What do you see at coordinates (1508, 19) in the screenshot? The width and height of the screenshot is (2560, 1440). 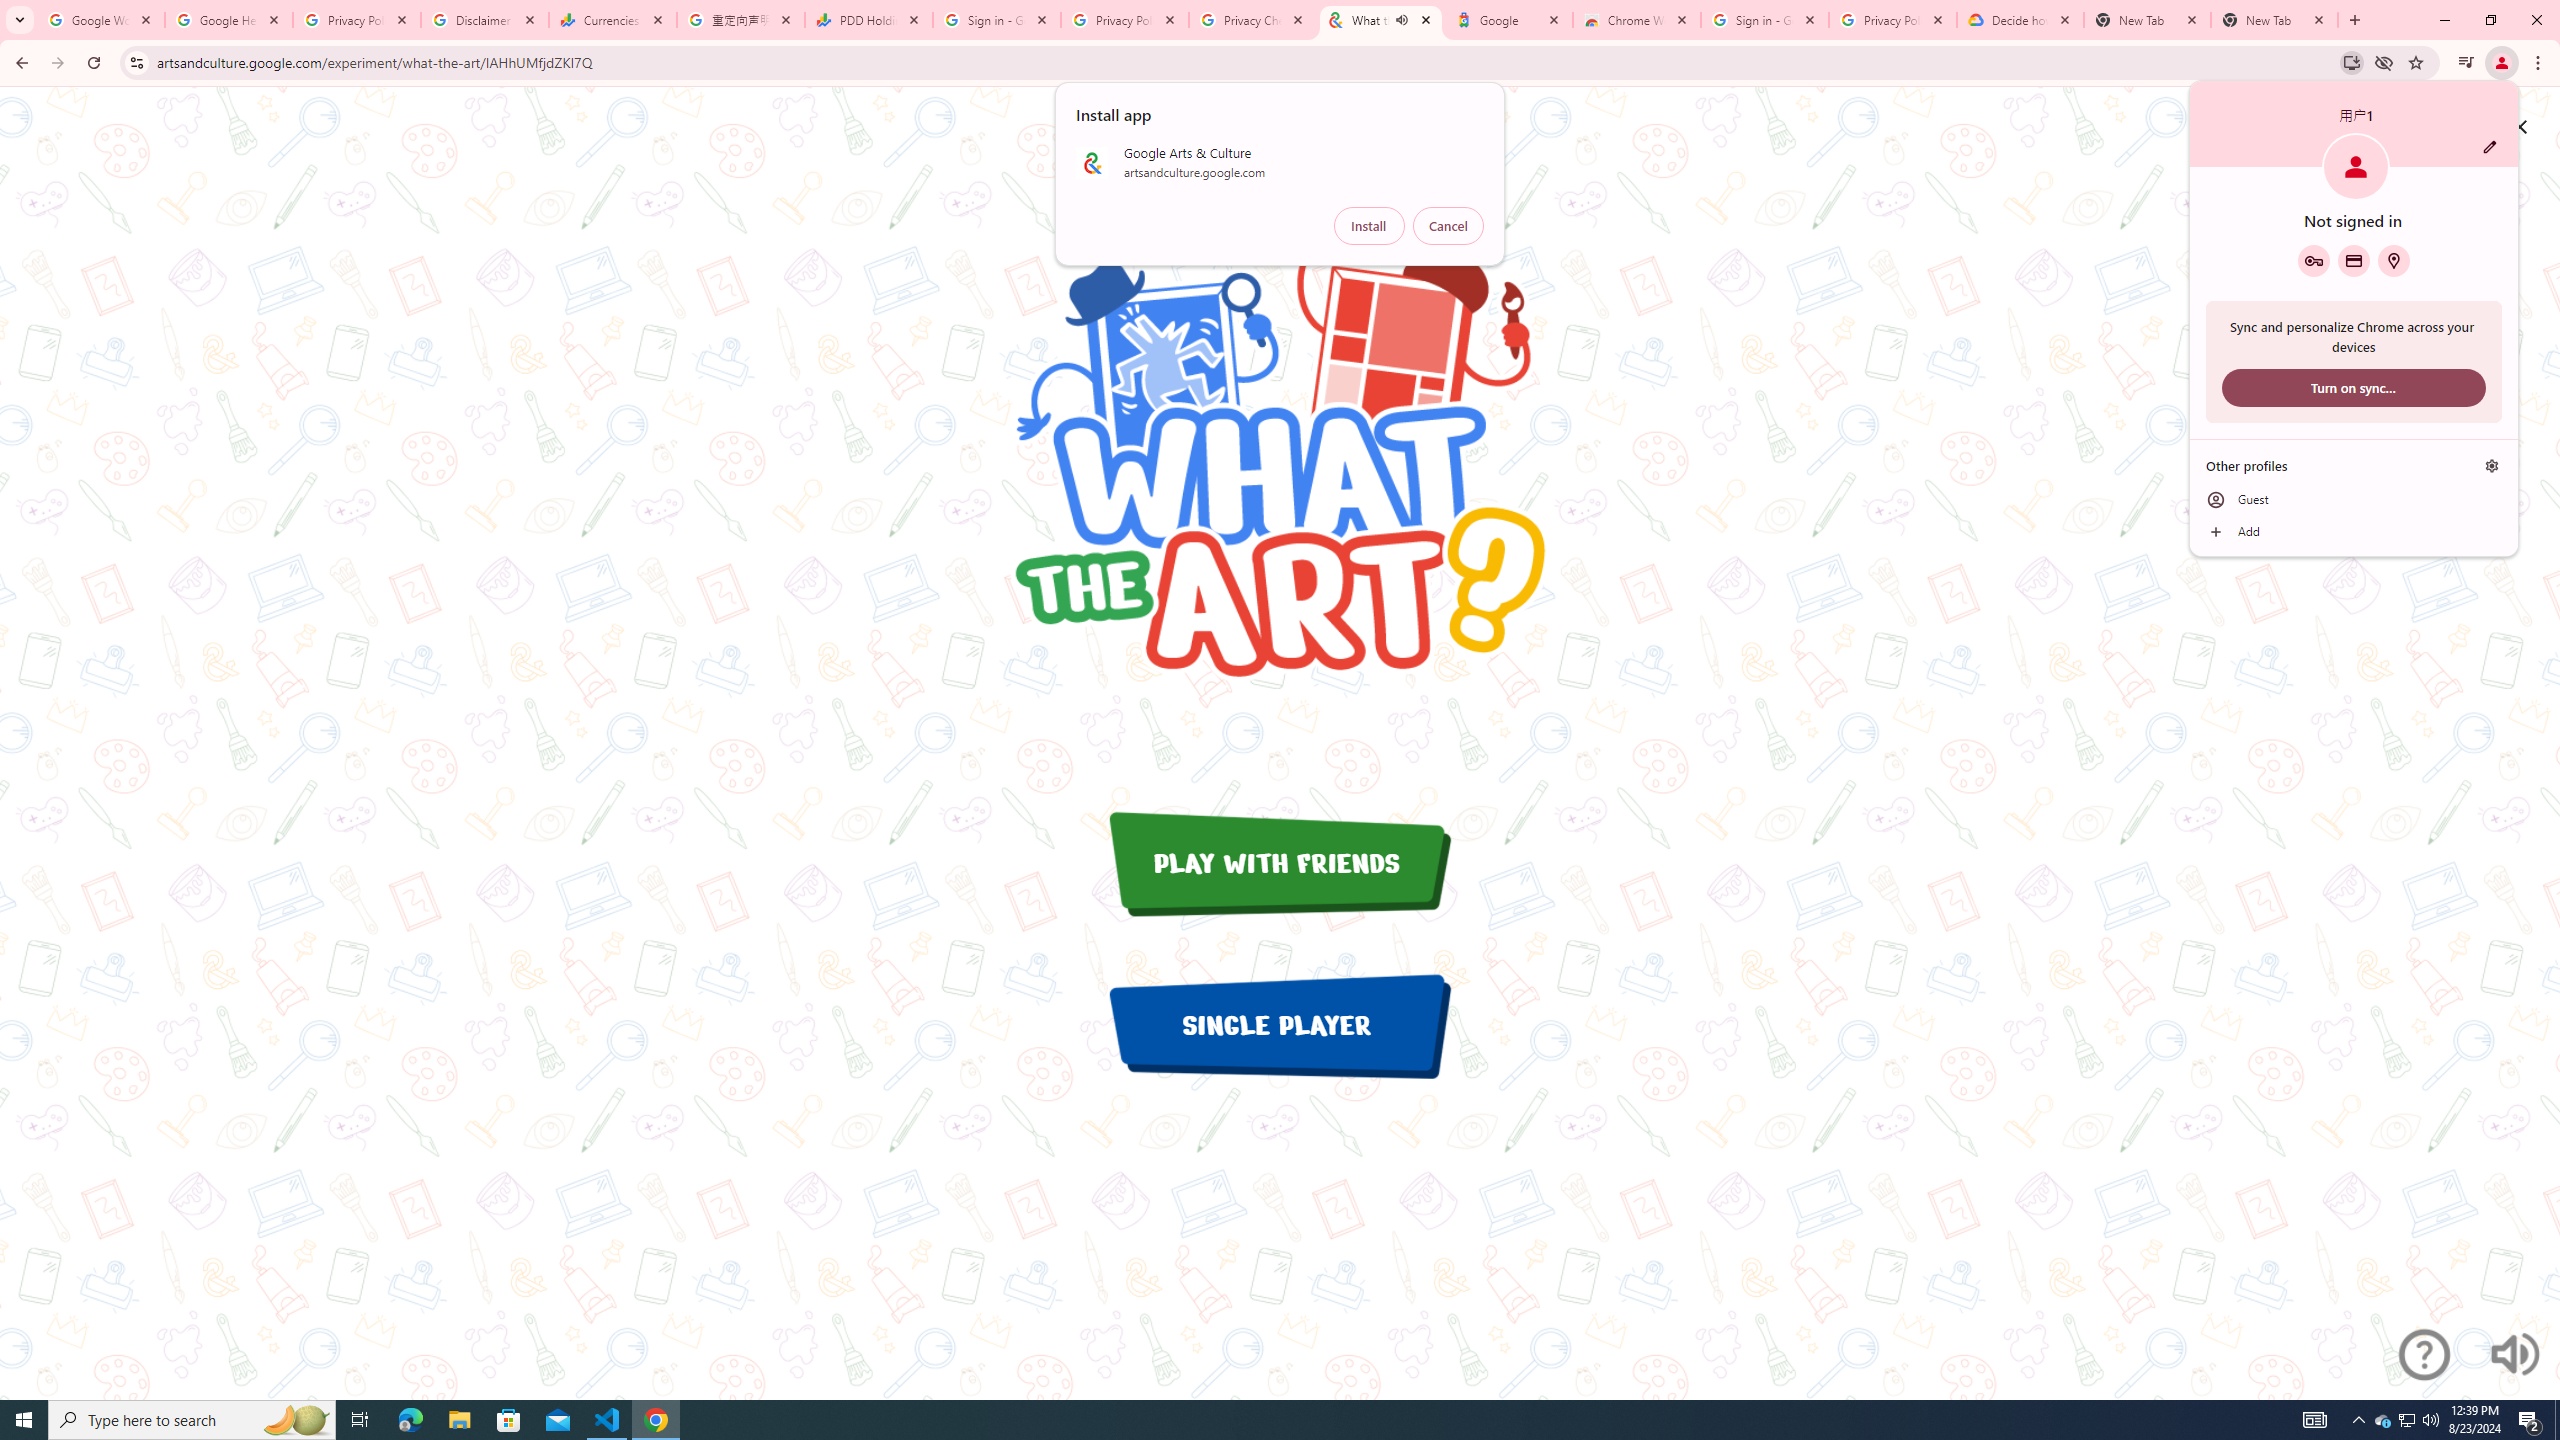 I see `'Mute tab'` at bounding box center [1508, 19].